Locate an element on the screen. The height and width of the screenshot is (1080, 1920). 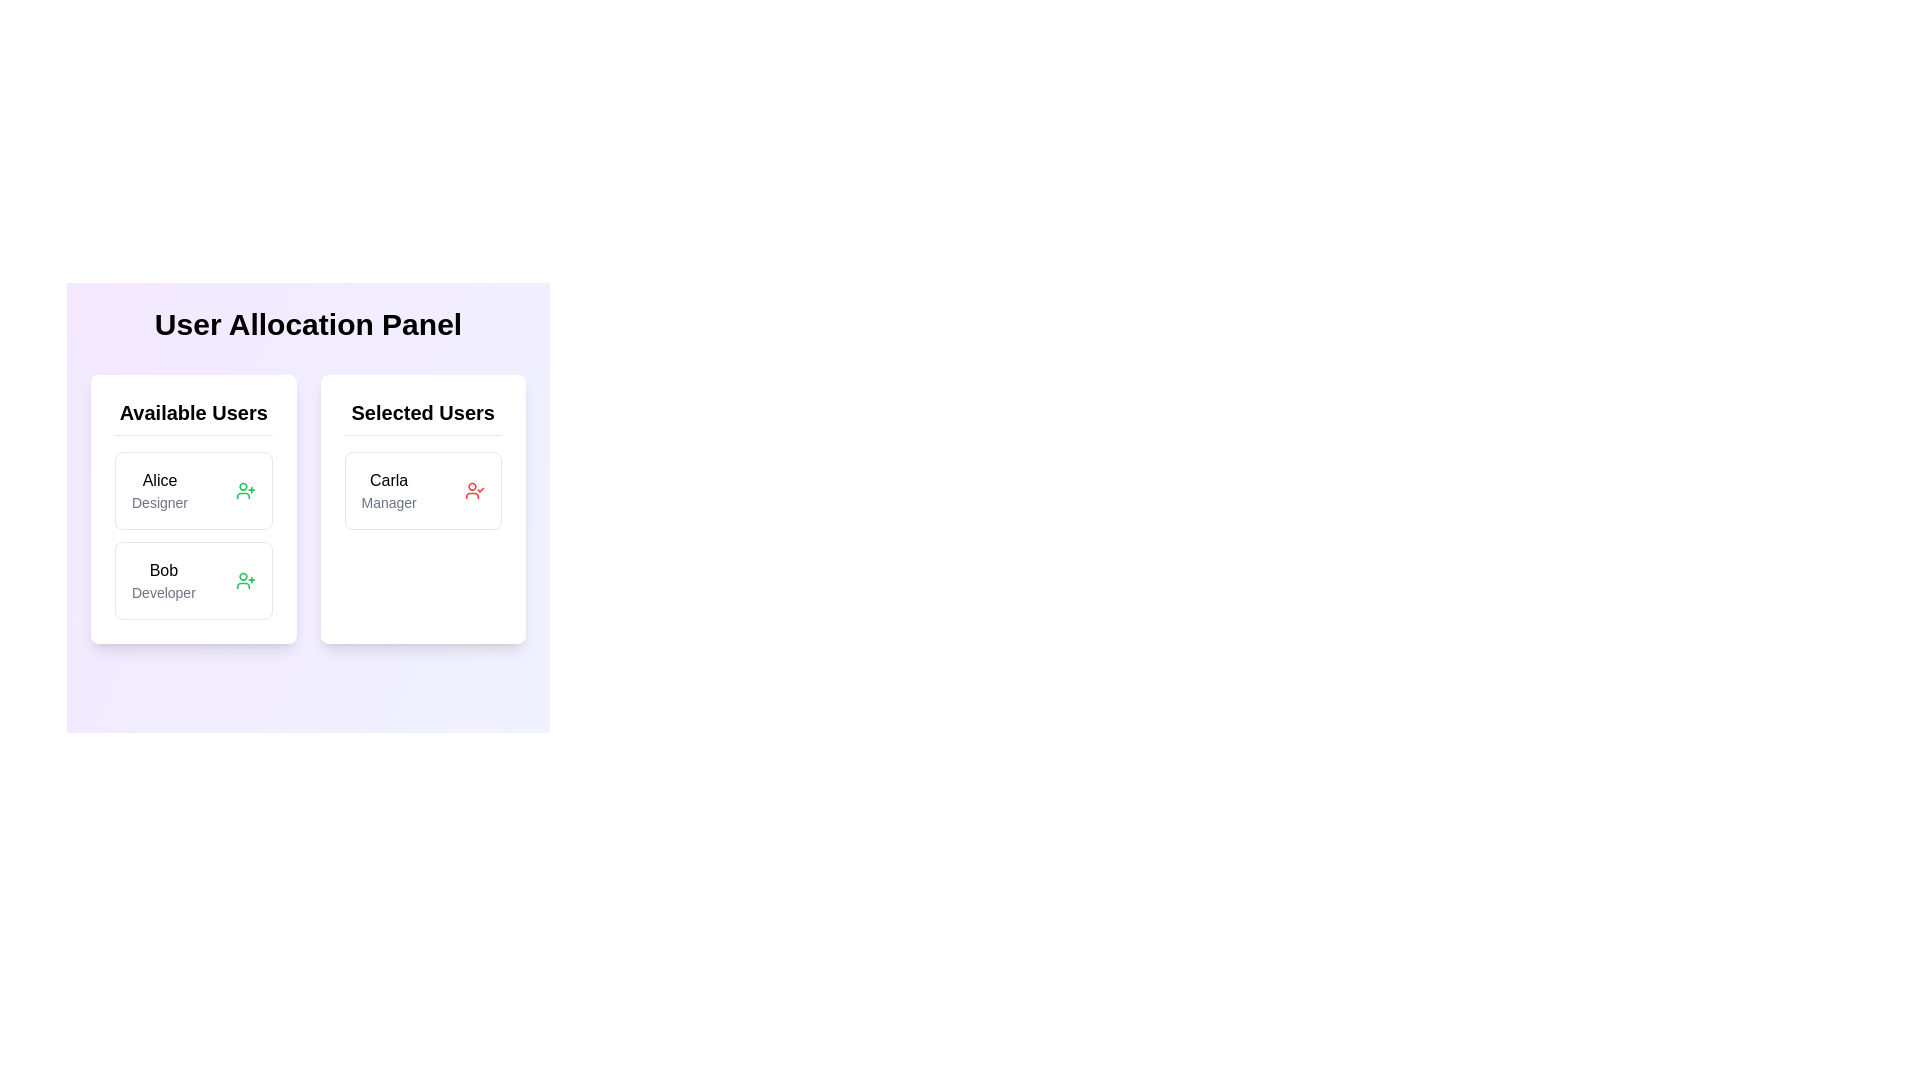
the text label that provides additional role information about 'Bob', specifying their designation as 'Developer', located below the bold text 'Bob' in the second card under the 'Available Users' panel is located at coordinates (163, 592).